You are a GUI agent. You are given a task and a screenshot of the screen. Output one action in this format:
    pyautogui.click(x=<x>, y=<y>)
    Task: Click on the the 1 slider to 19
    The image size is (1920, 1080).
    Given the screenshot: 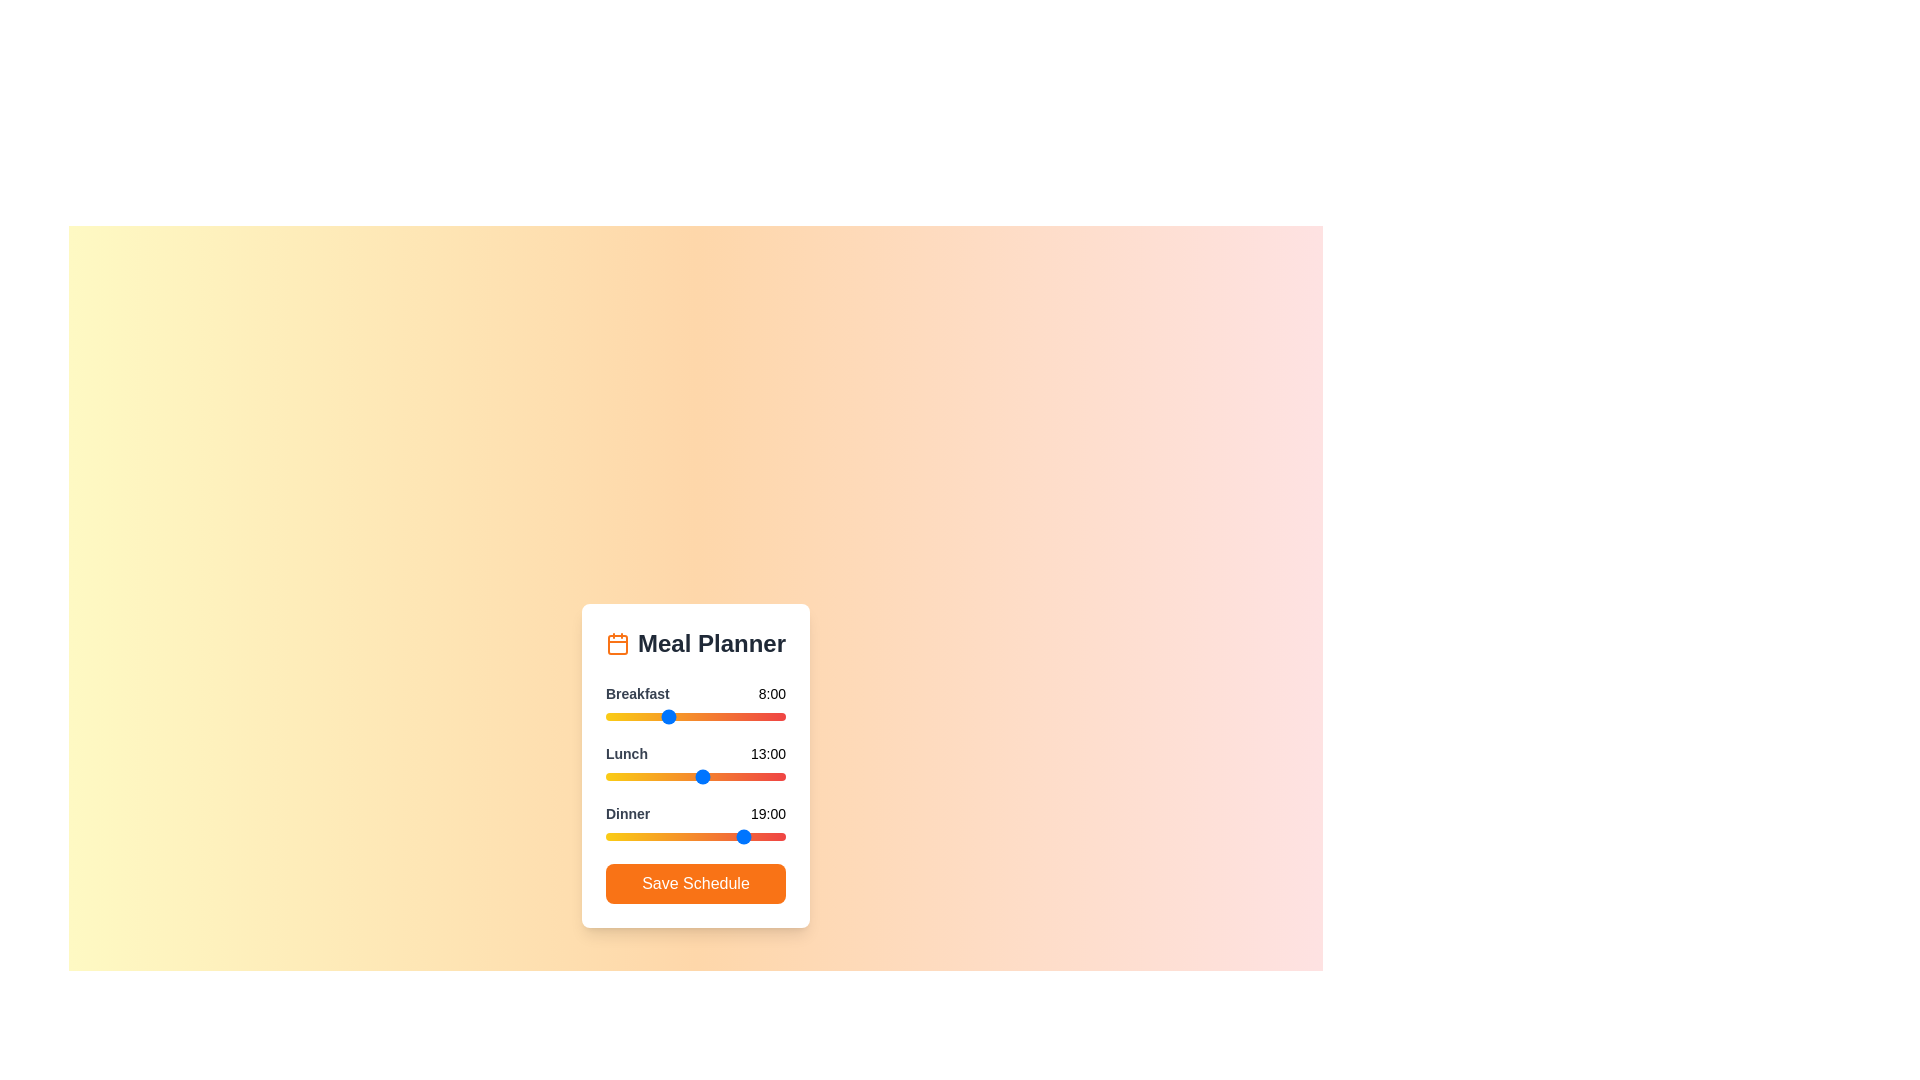 What is the action you would take?
    pyautogui.click(x=747, y=775)
    